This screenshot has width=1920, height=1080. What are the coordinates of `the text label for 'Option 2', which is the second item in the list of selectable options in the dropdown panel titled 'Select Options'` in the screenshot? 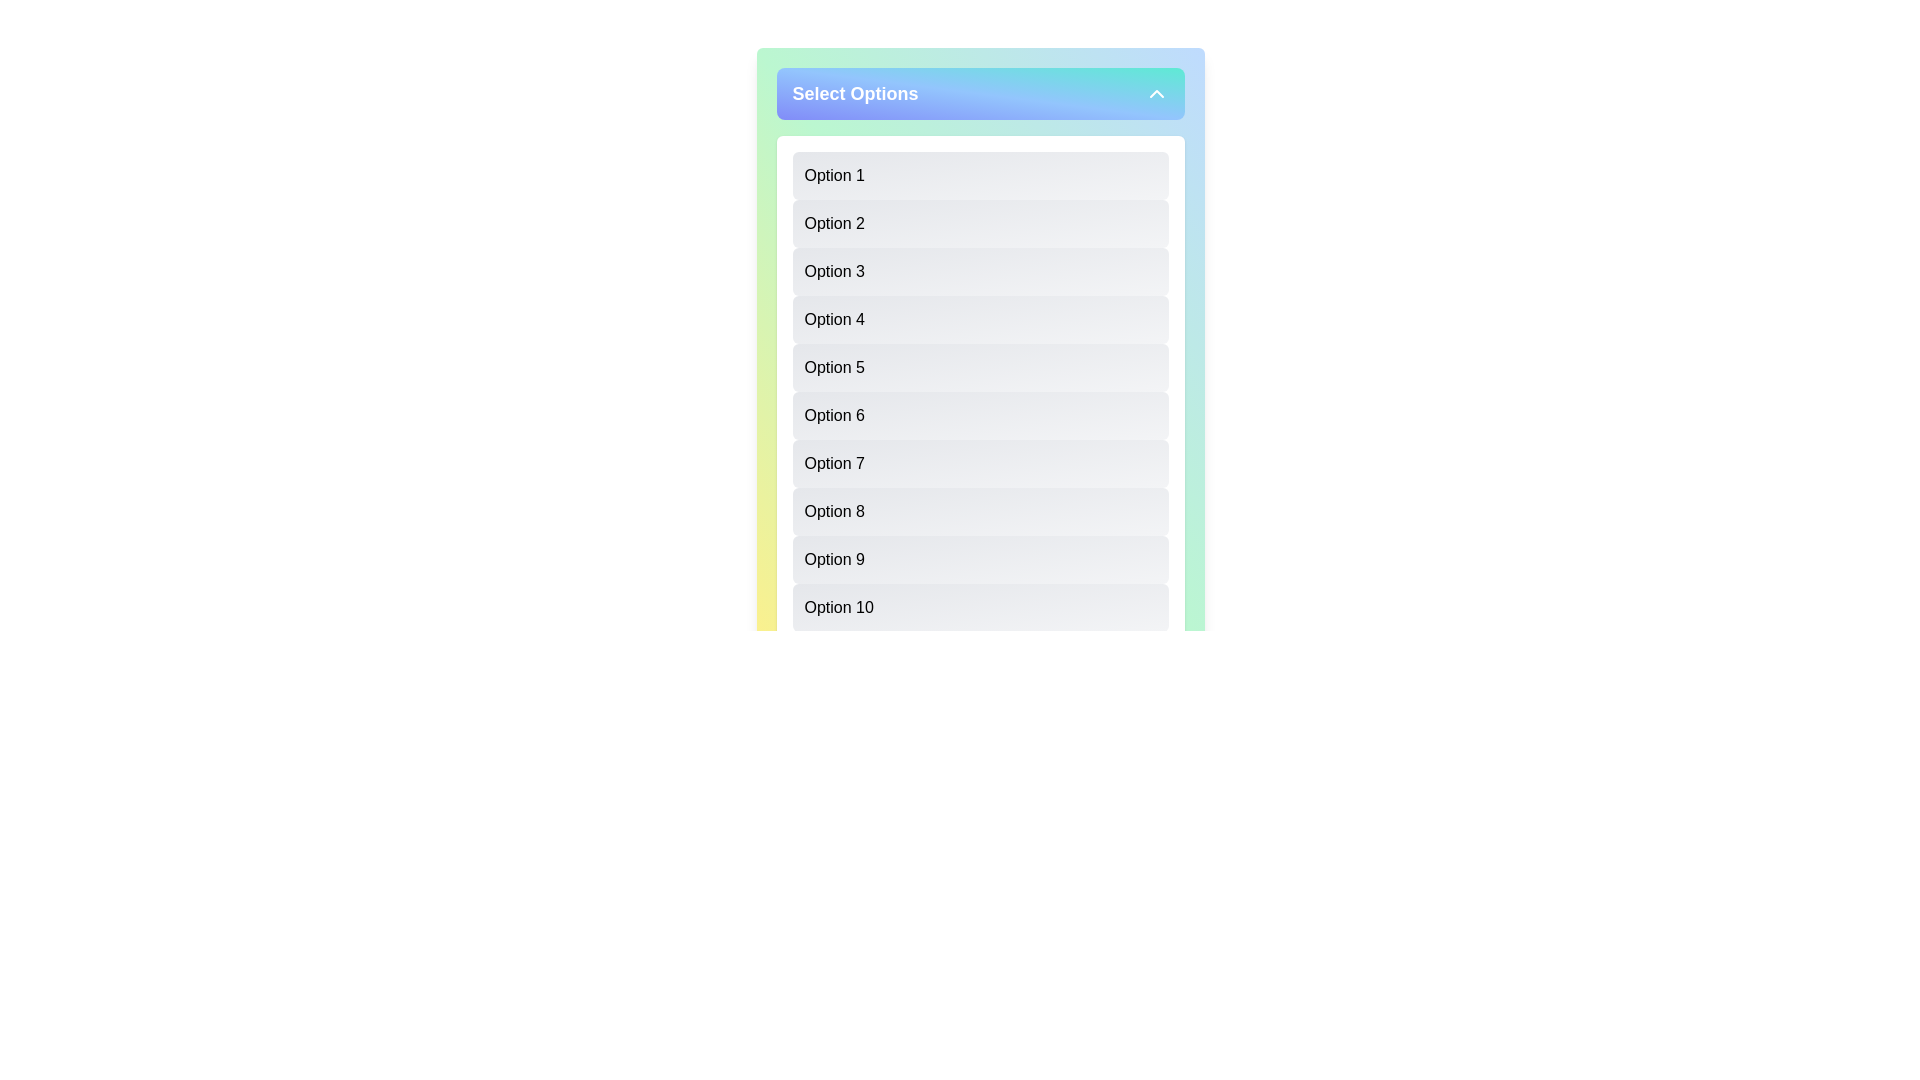 It's located at (834, 223).